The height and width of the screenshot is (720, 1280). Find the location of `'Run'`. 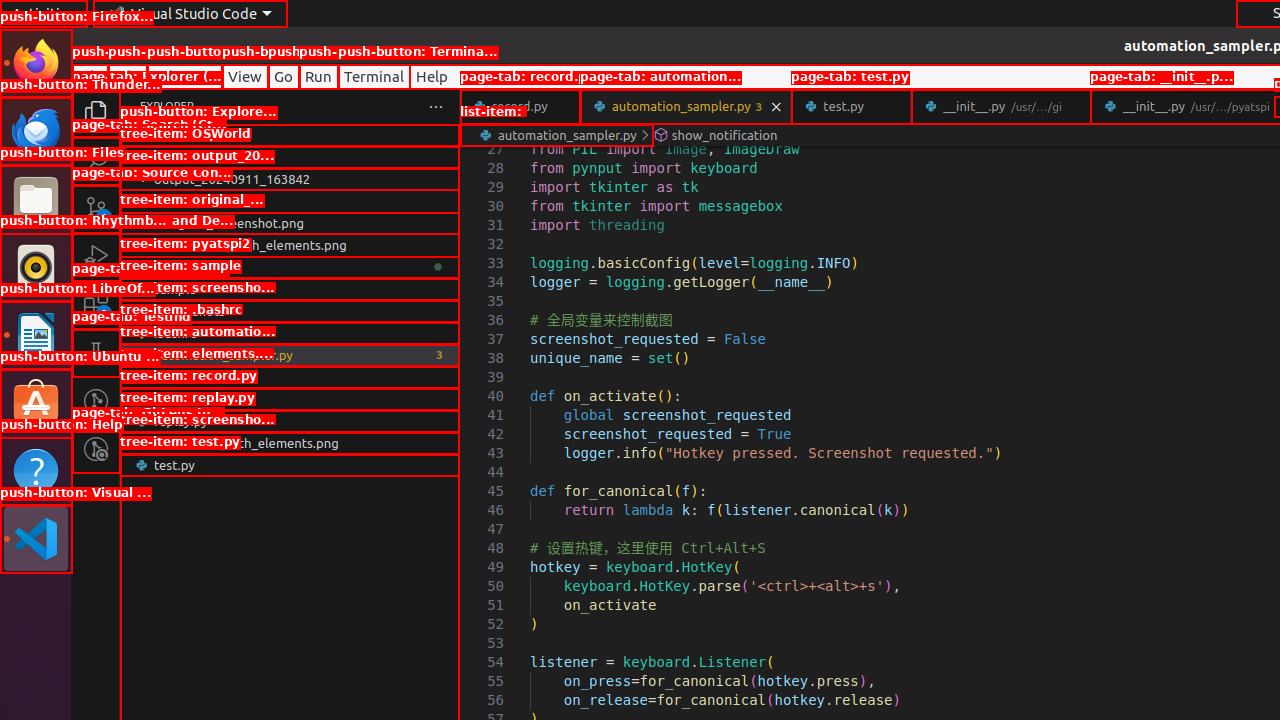

'Run' is located at coordinates (317, 75).